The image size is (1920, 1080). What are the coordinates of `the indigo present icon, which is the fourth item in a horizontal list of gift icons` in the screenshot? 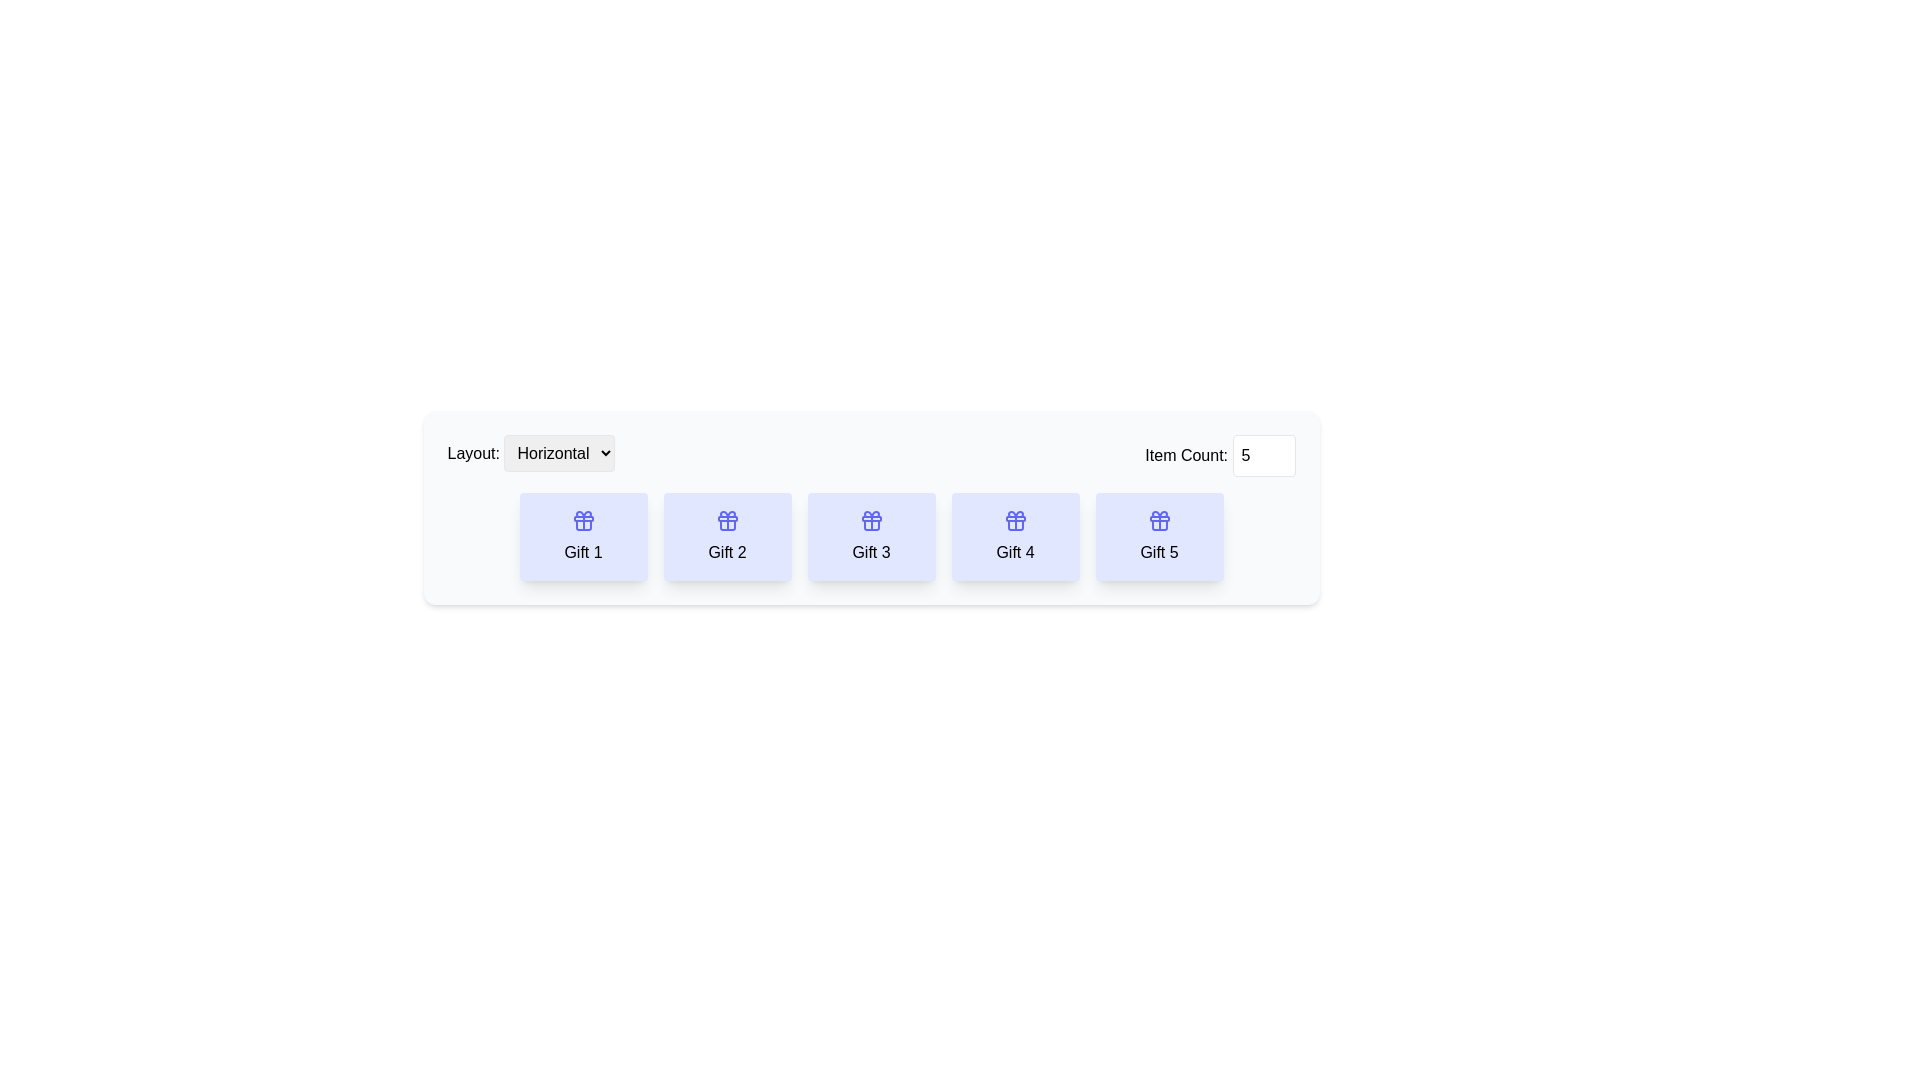 It's located at (1015, 519).